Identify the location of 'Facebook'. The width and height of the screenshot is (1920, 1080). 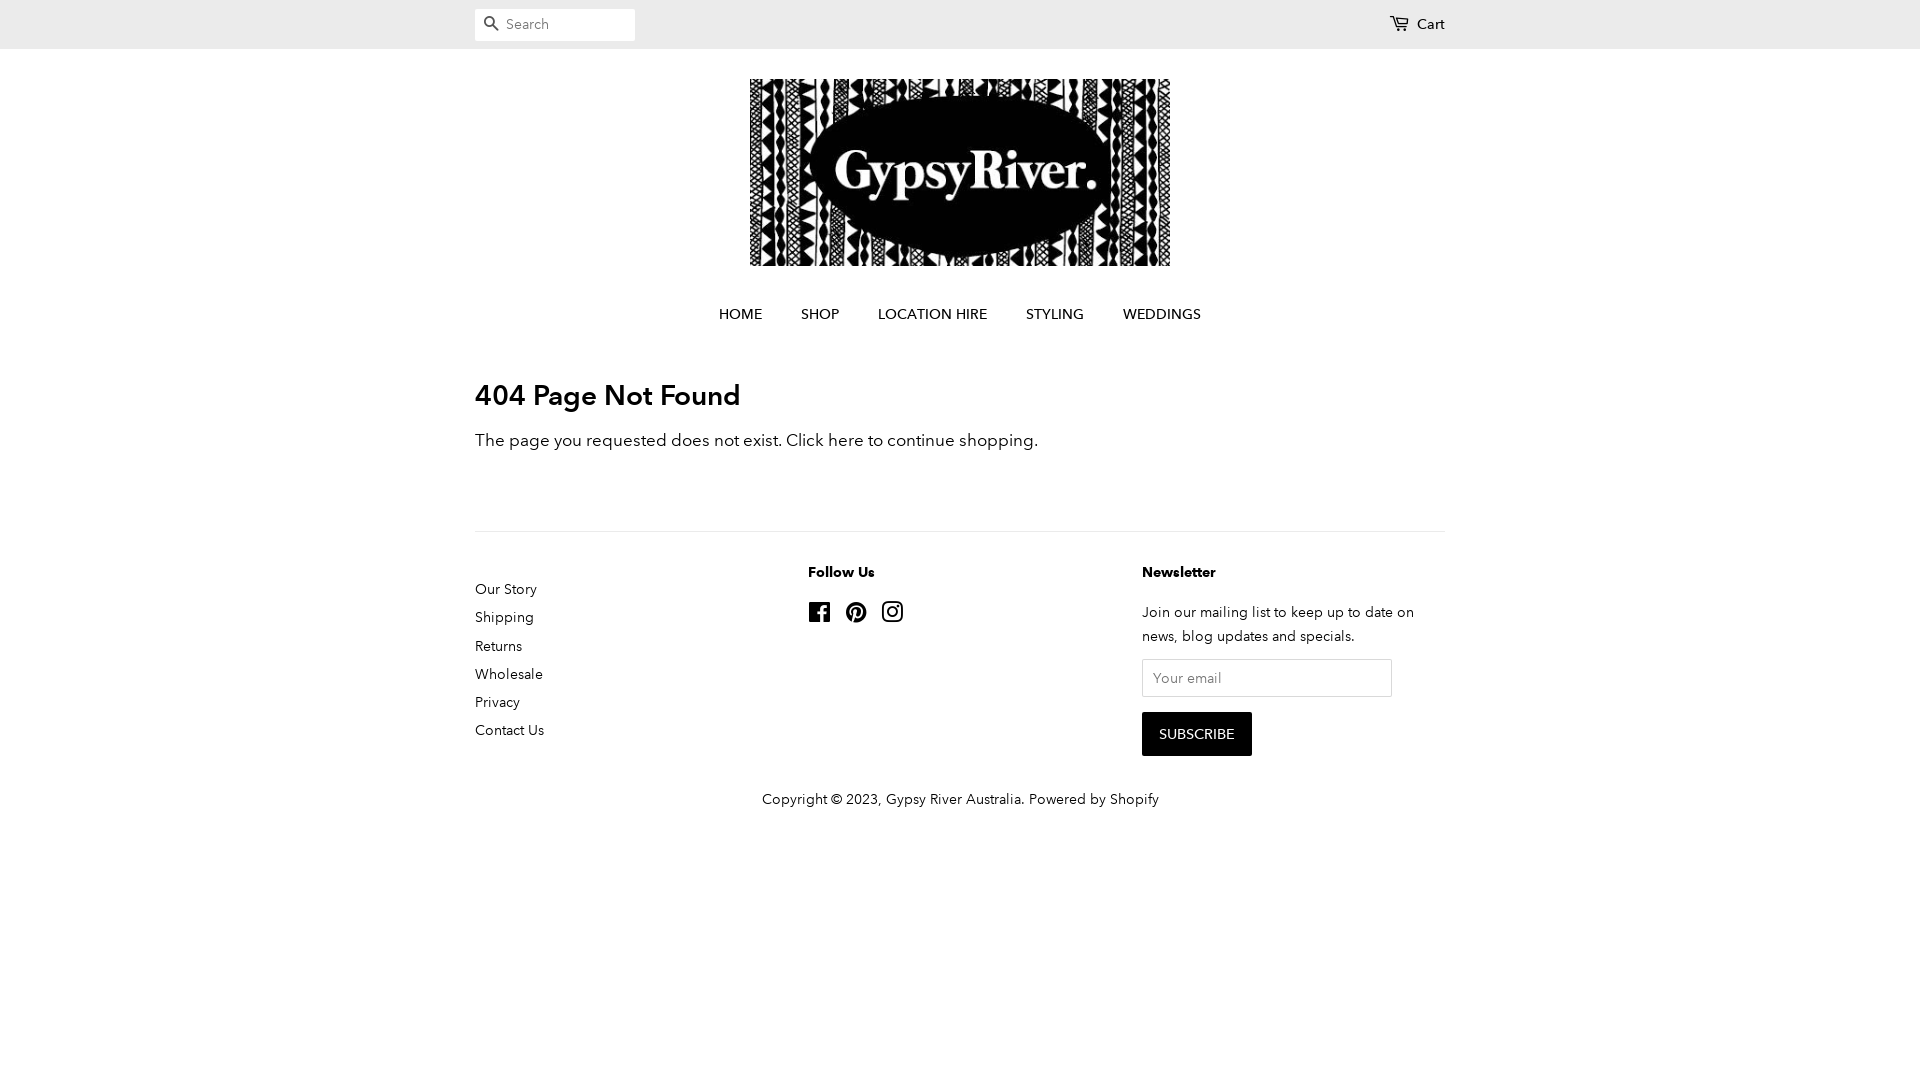
(807, 615).